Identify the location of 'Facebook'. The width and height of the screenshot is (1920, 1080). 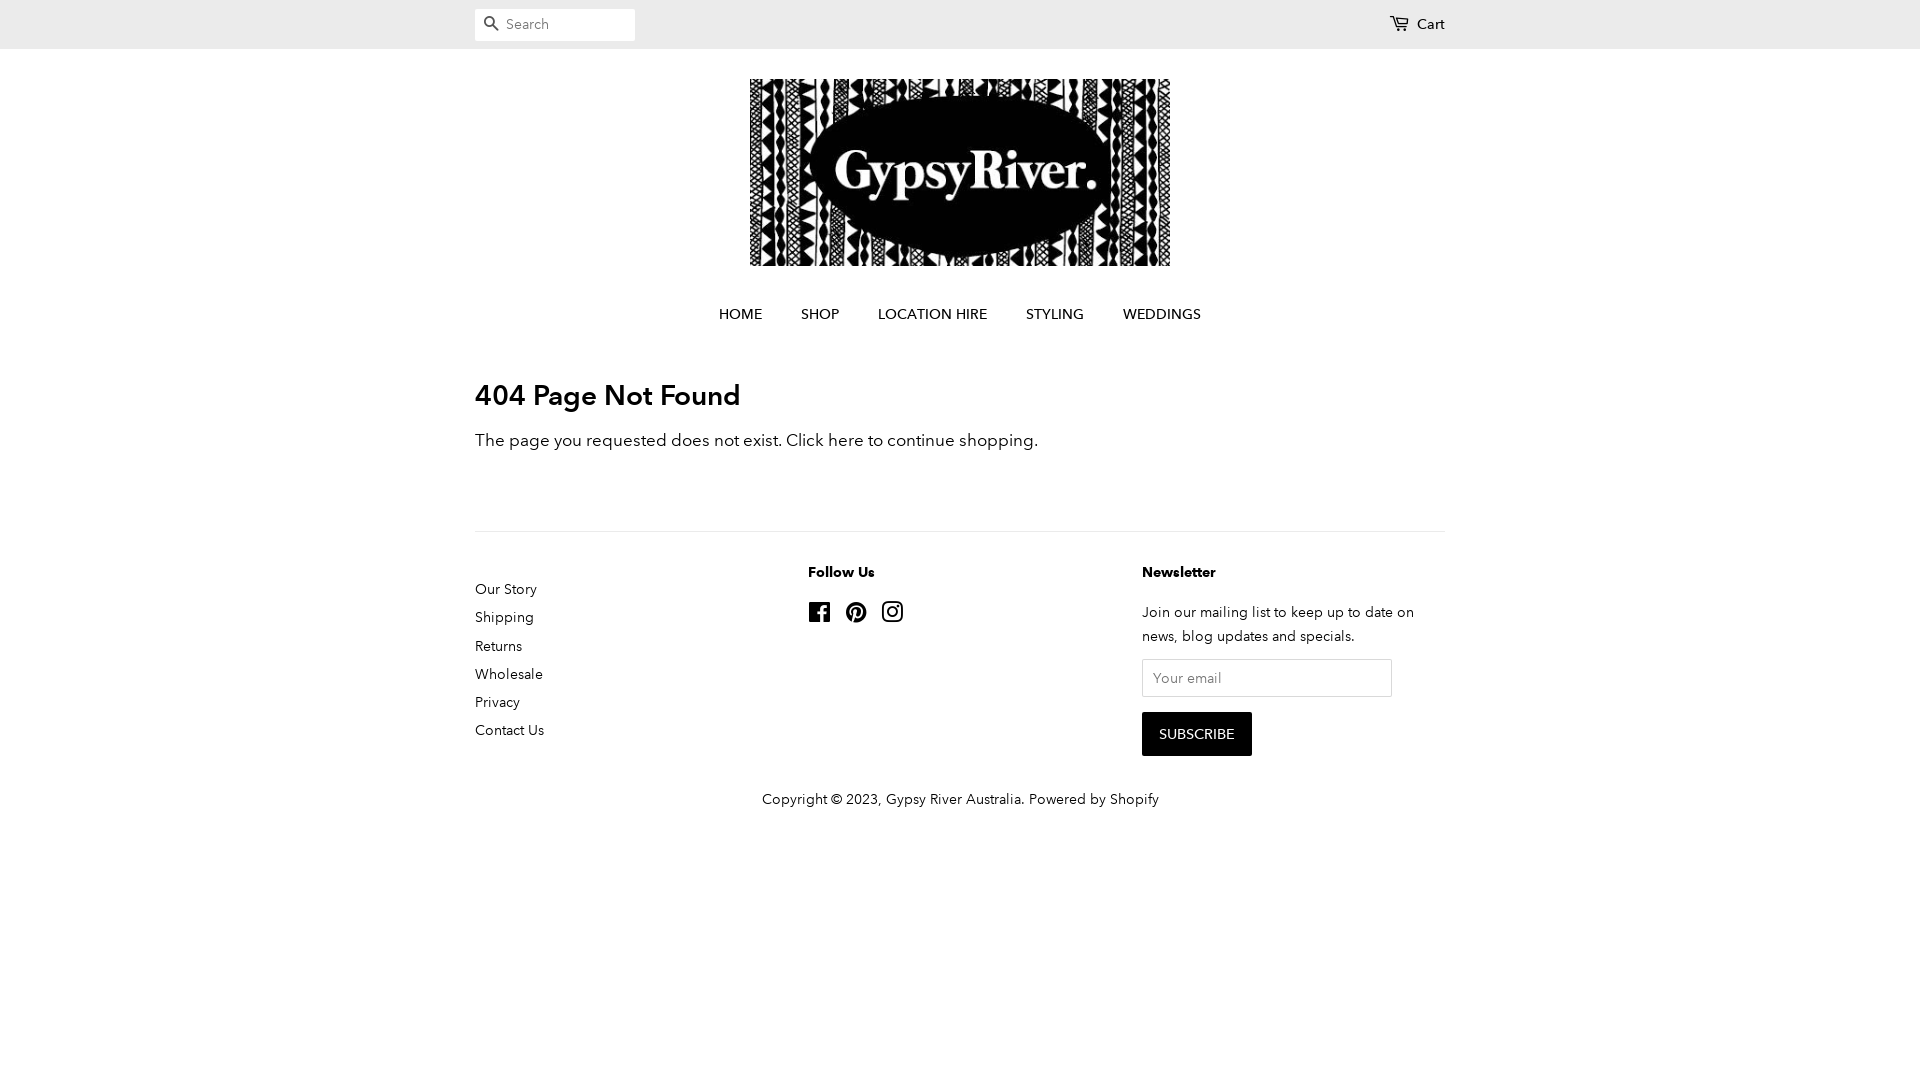
(807, 615).